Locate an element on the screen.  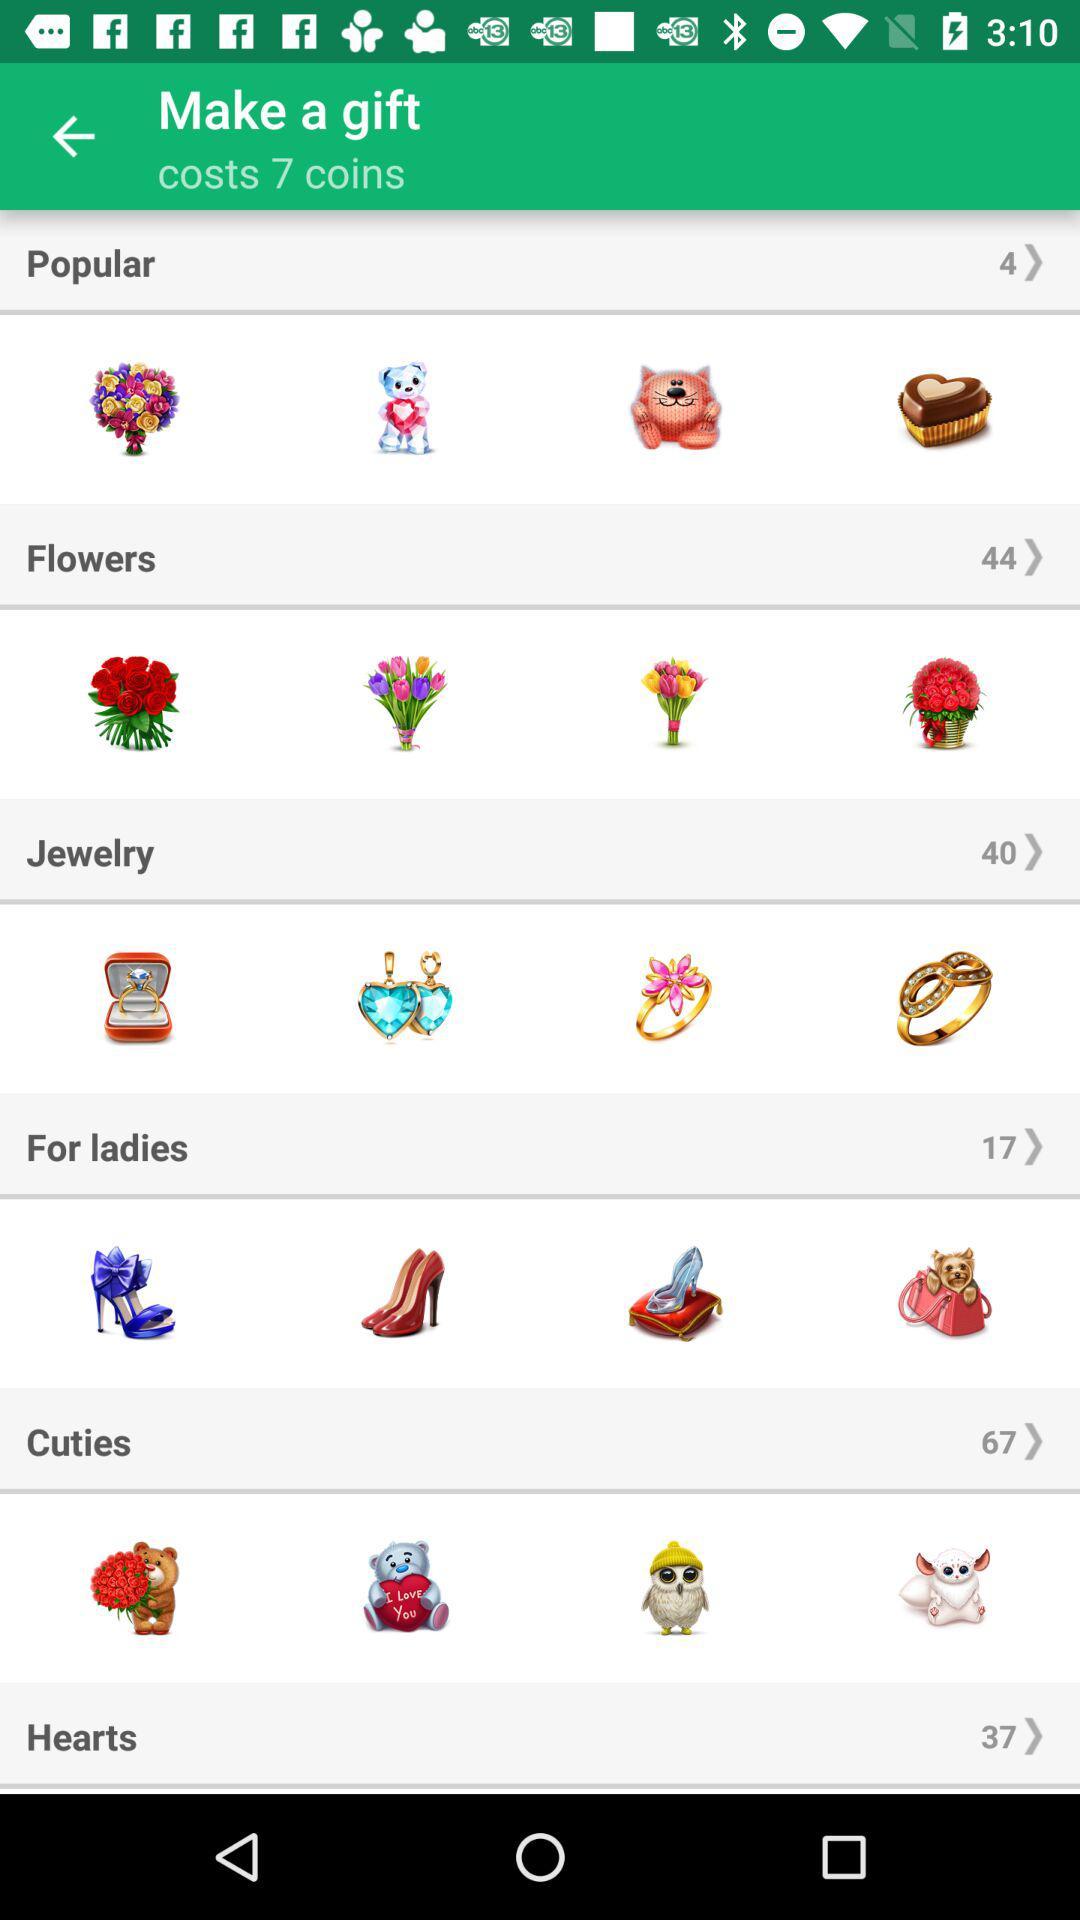
gift option is located at coordinates (135, 1293).